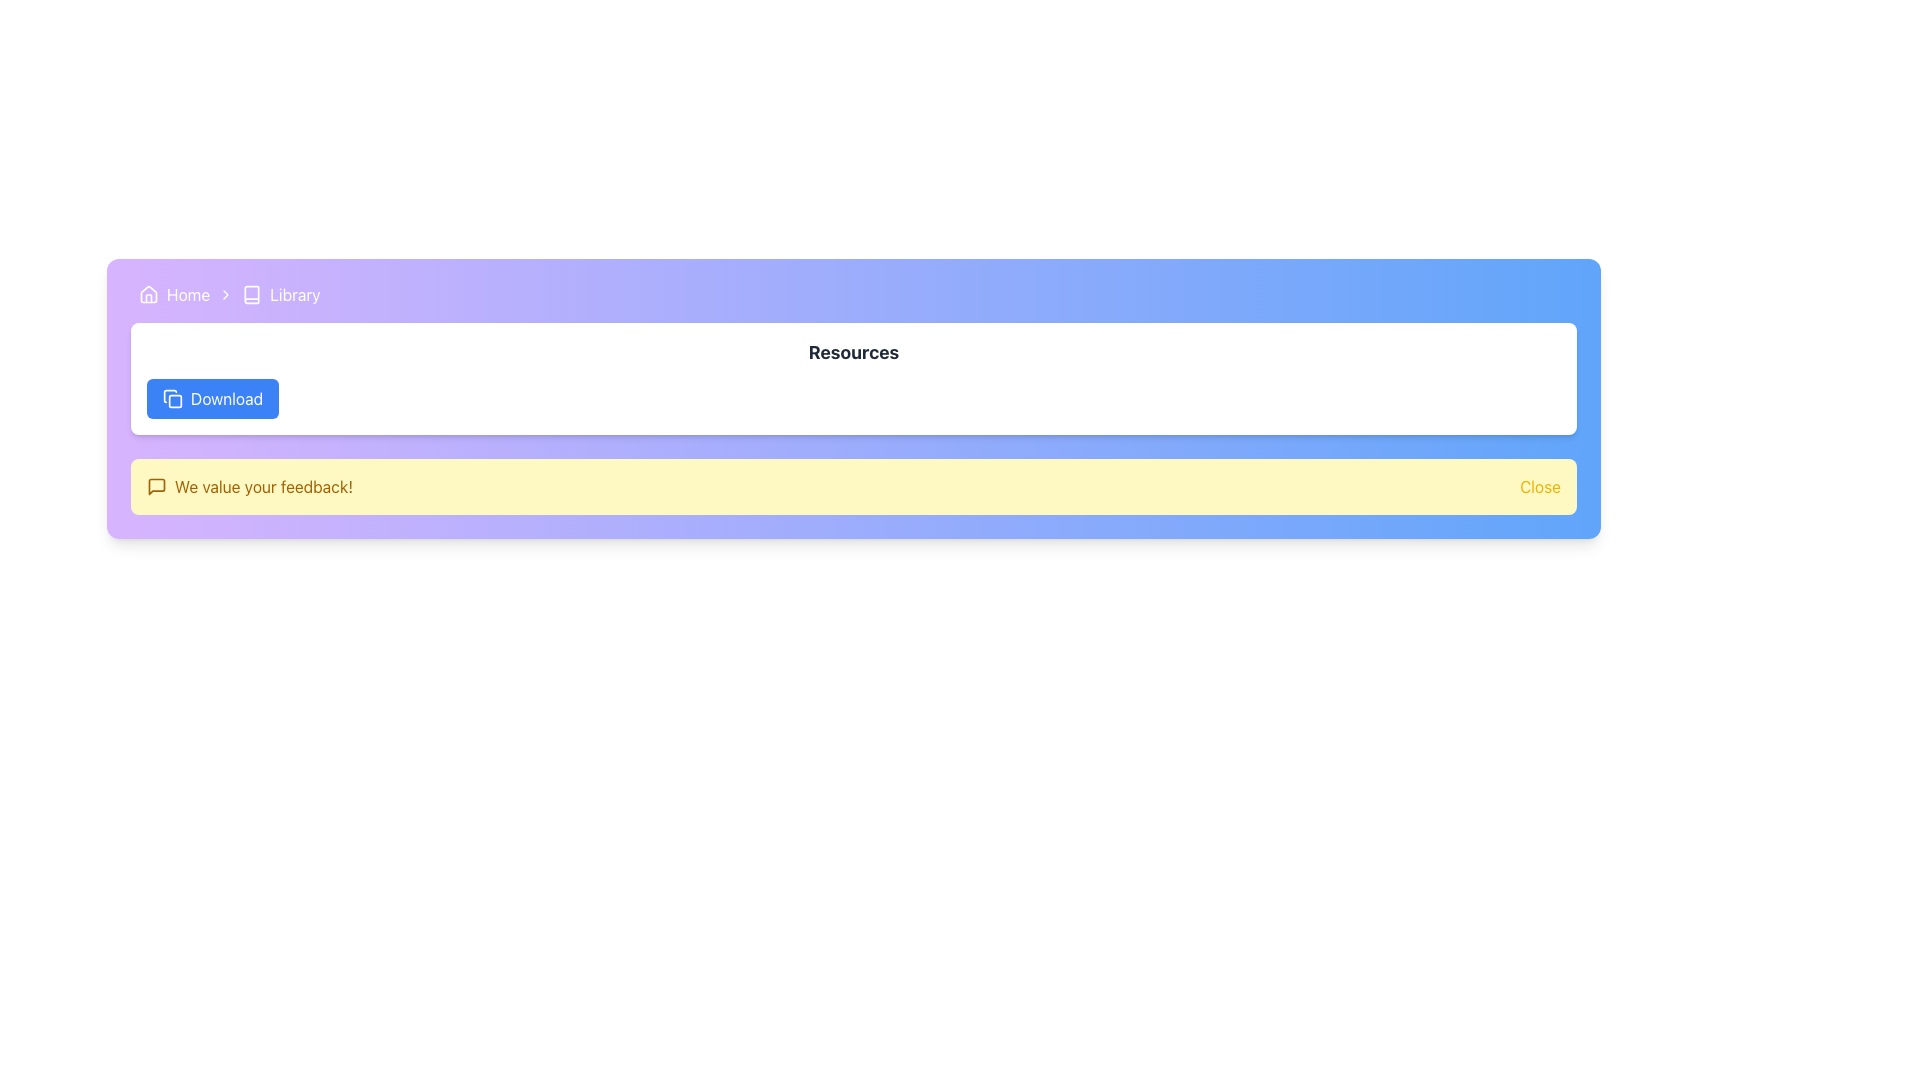 The image size is (1920, 1080). What do you see at coordinates (280, 294) in the screenshot?
I see `the 'Library' button which contains an open book icon and is located in the navigation bar to the right of the 'Home' link to trigger hover effects` at bounding box center [280, 294].